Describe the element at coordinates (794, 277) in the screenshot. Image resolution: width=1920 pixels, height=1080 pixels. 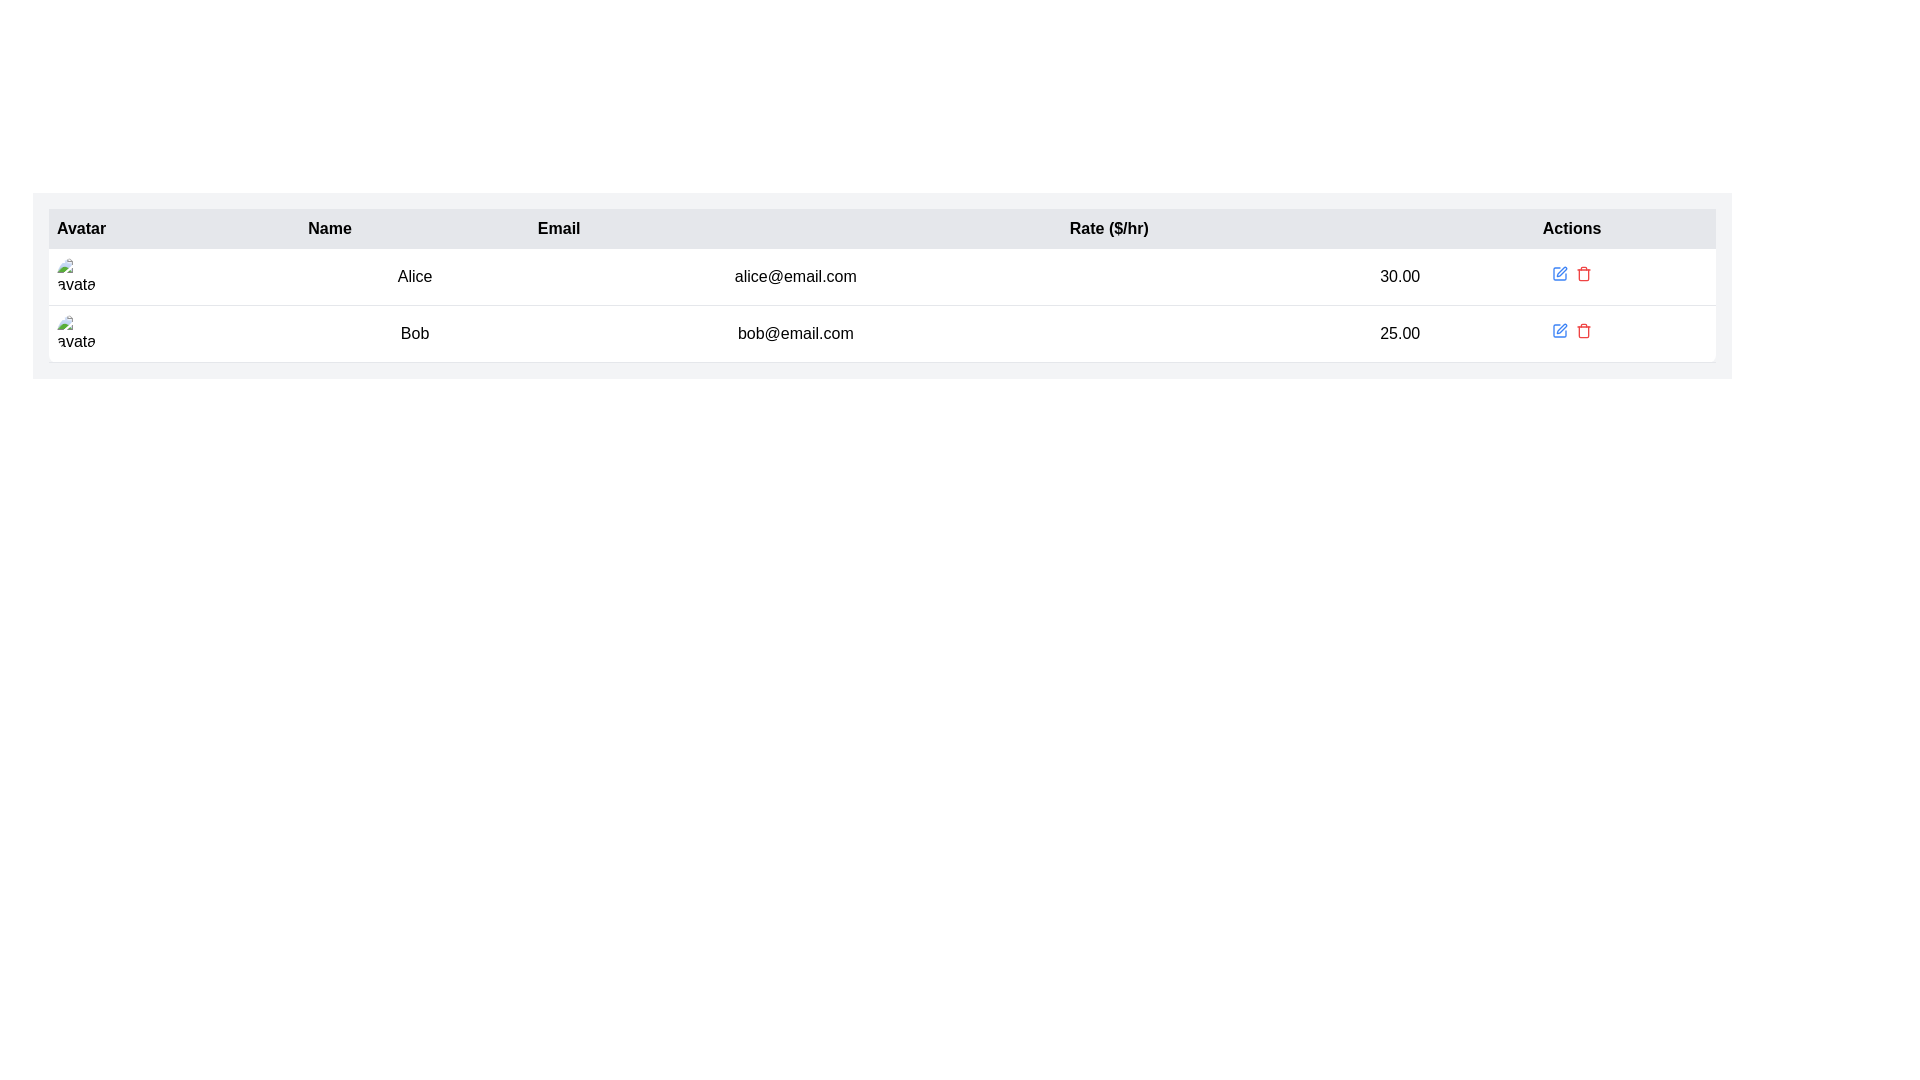
I see `the text display element that shows the email address 'alice@email.com', which is styled with padding and located in the third column of the table under the name 'Alice'` at that location.